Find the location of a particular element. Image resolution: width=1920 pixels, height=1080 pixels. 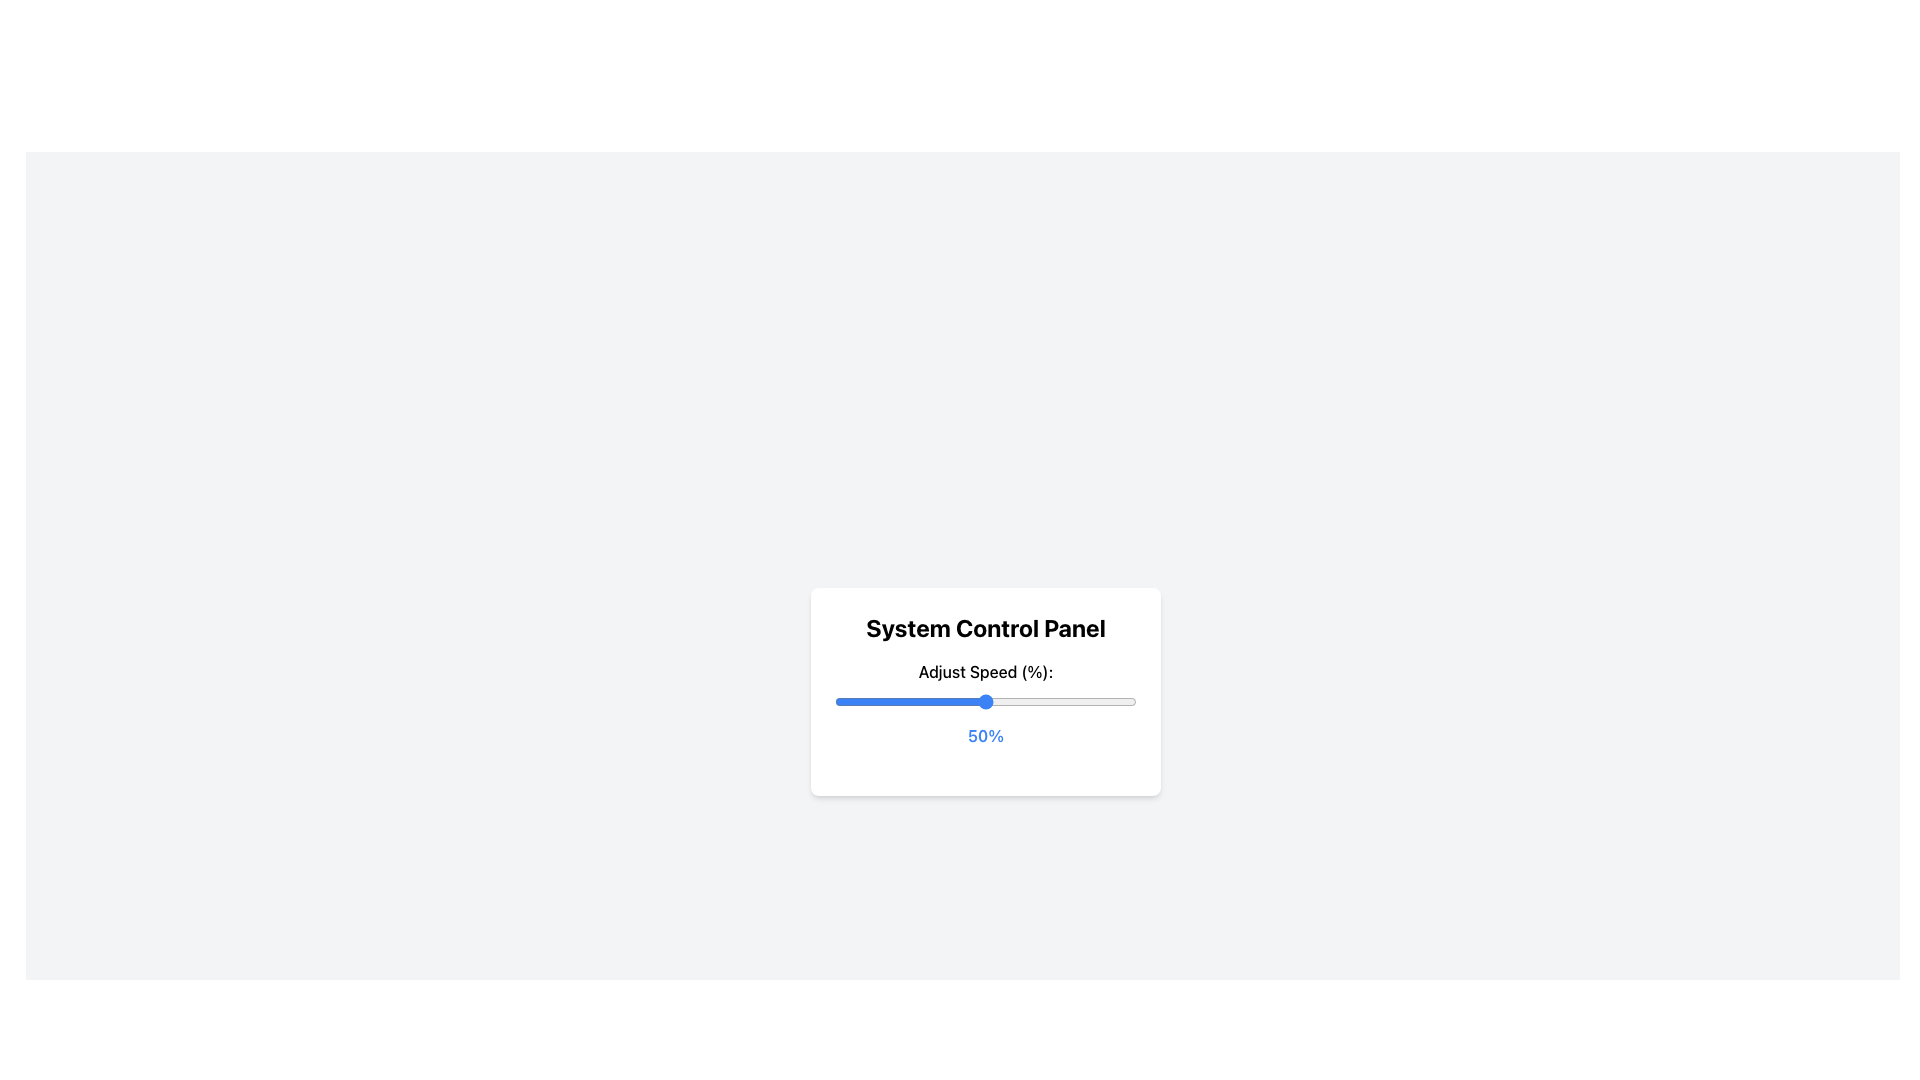

the speed is located at coordinates (856, 701).